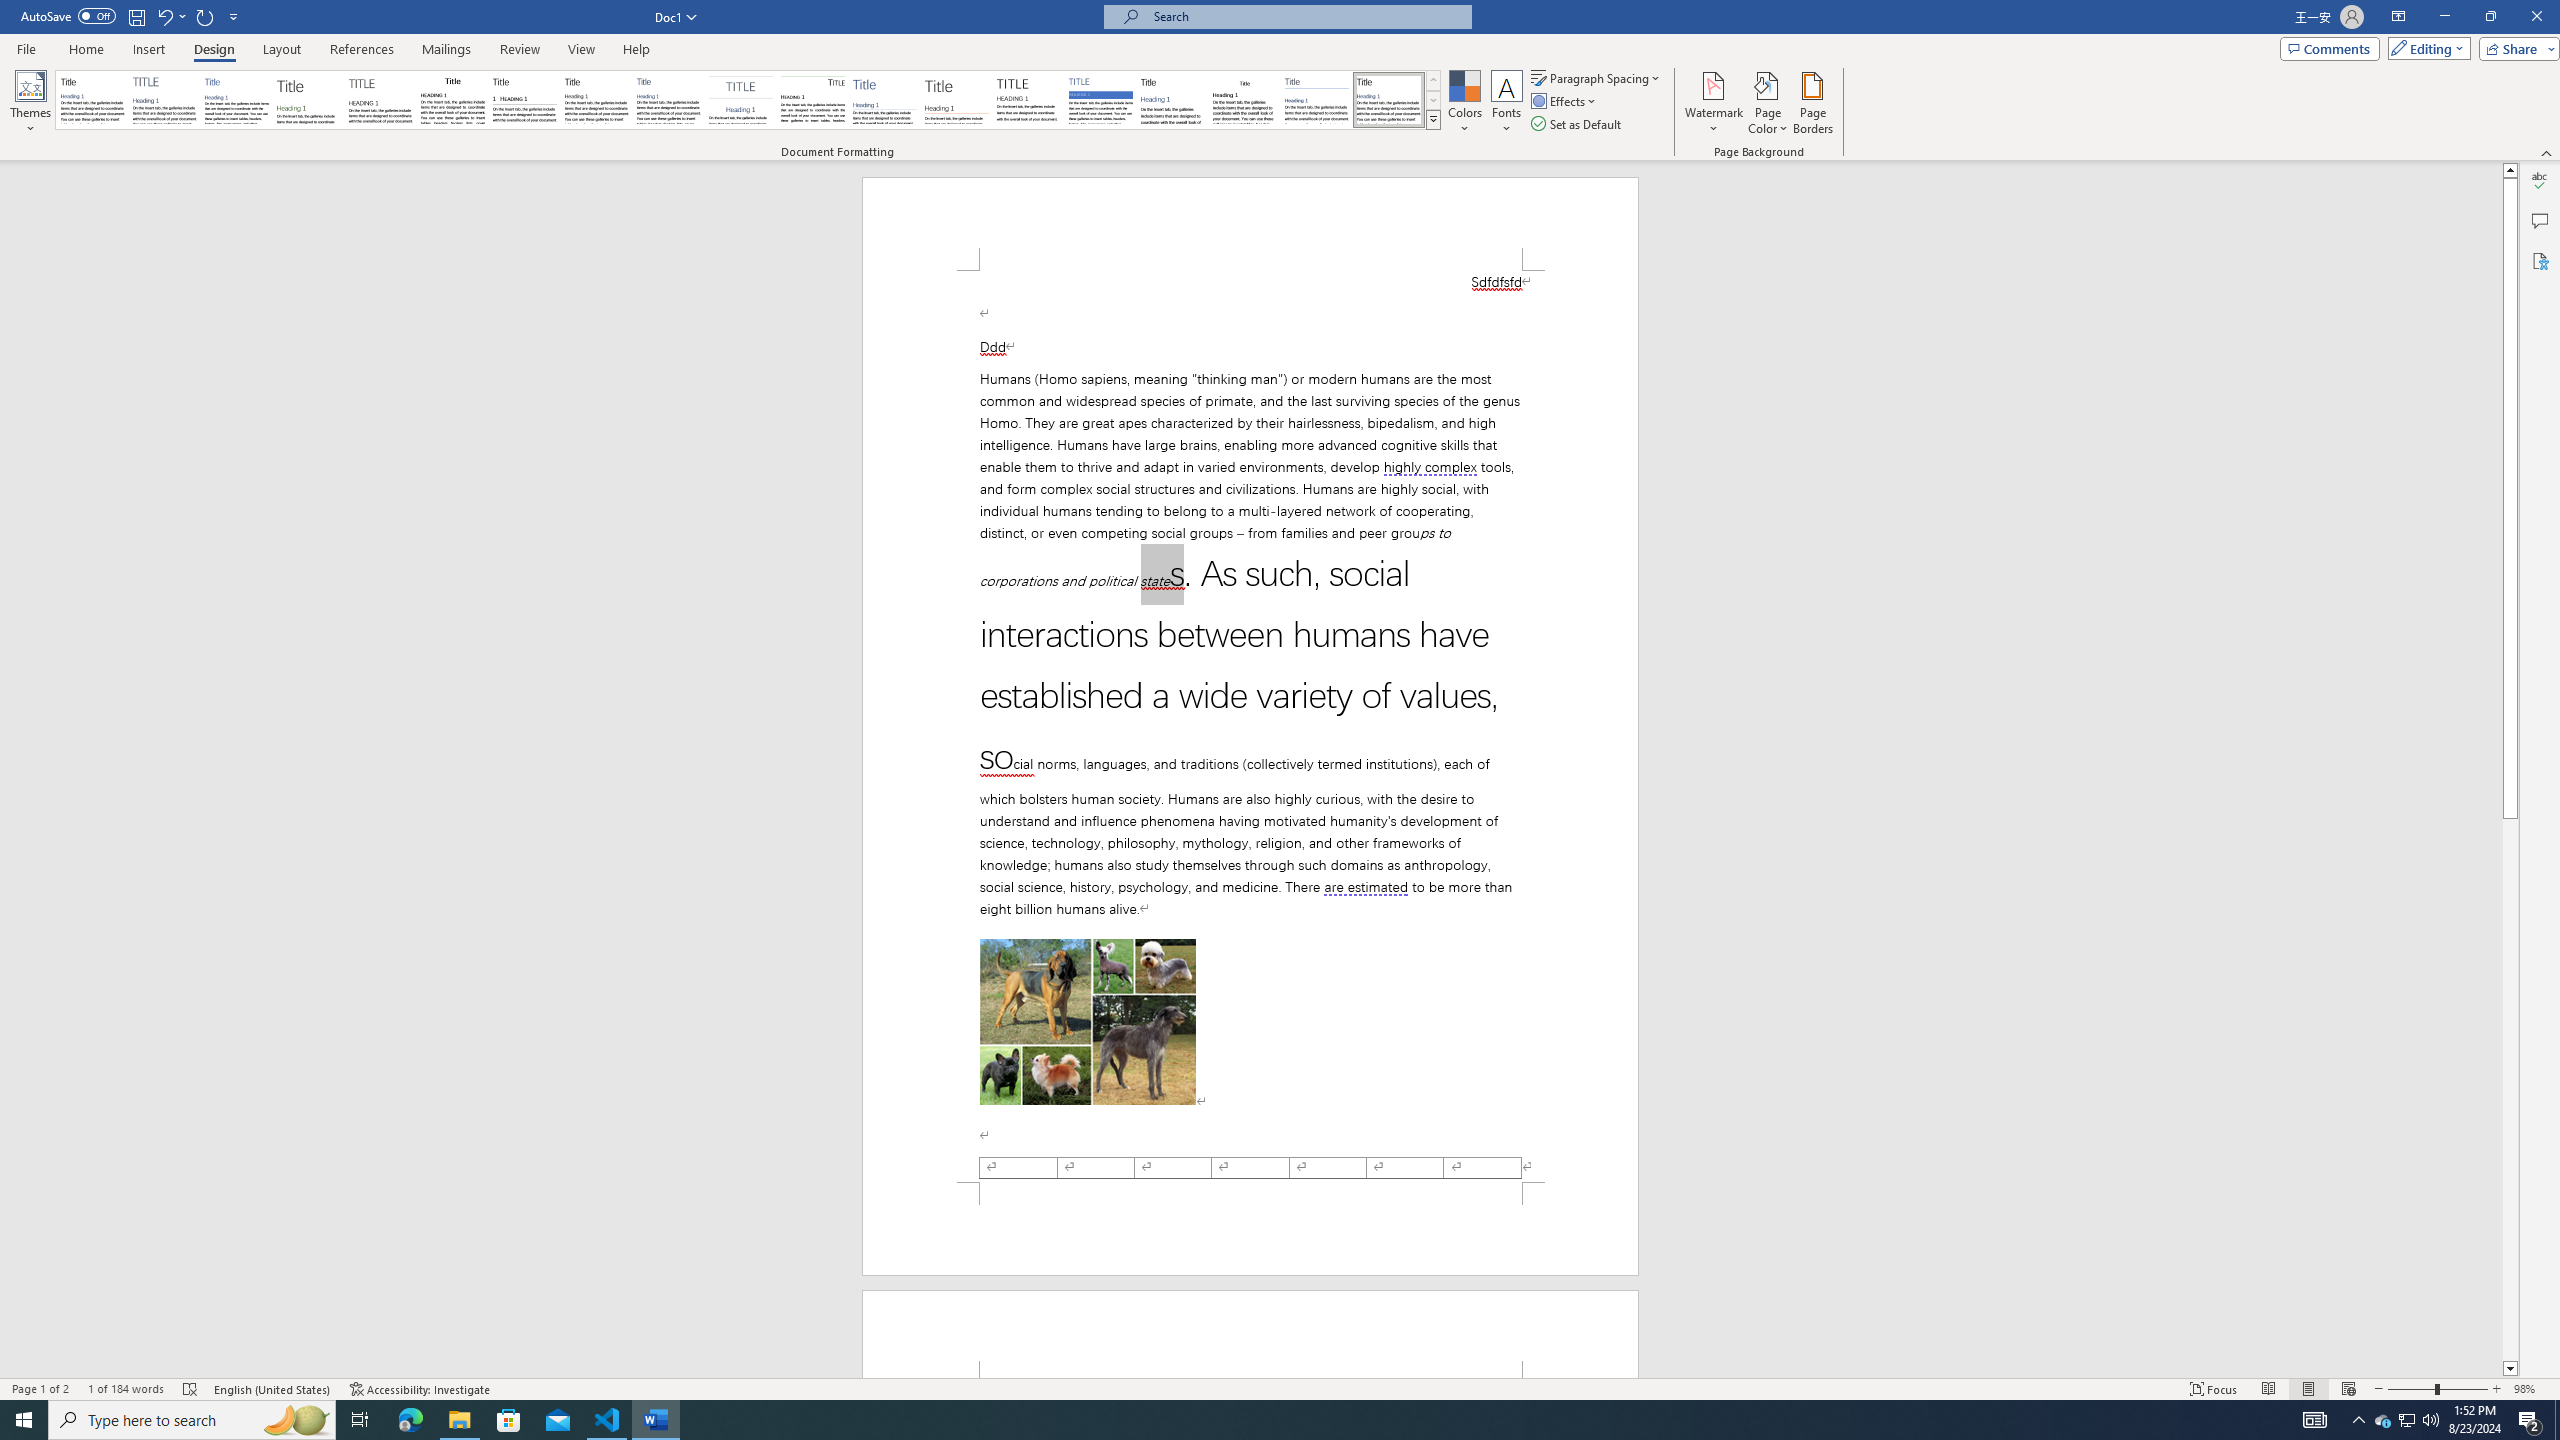 The width and height of the screenshot is (2560, 1440). What do you see at coordinates (1432, 118) in the screenshot?
I see `'Style Set'` at bounding box center [1432, 118].